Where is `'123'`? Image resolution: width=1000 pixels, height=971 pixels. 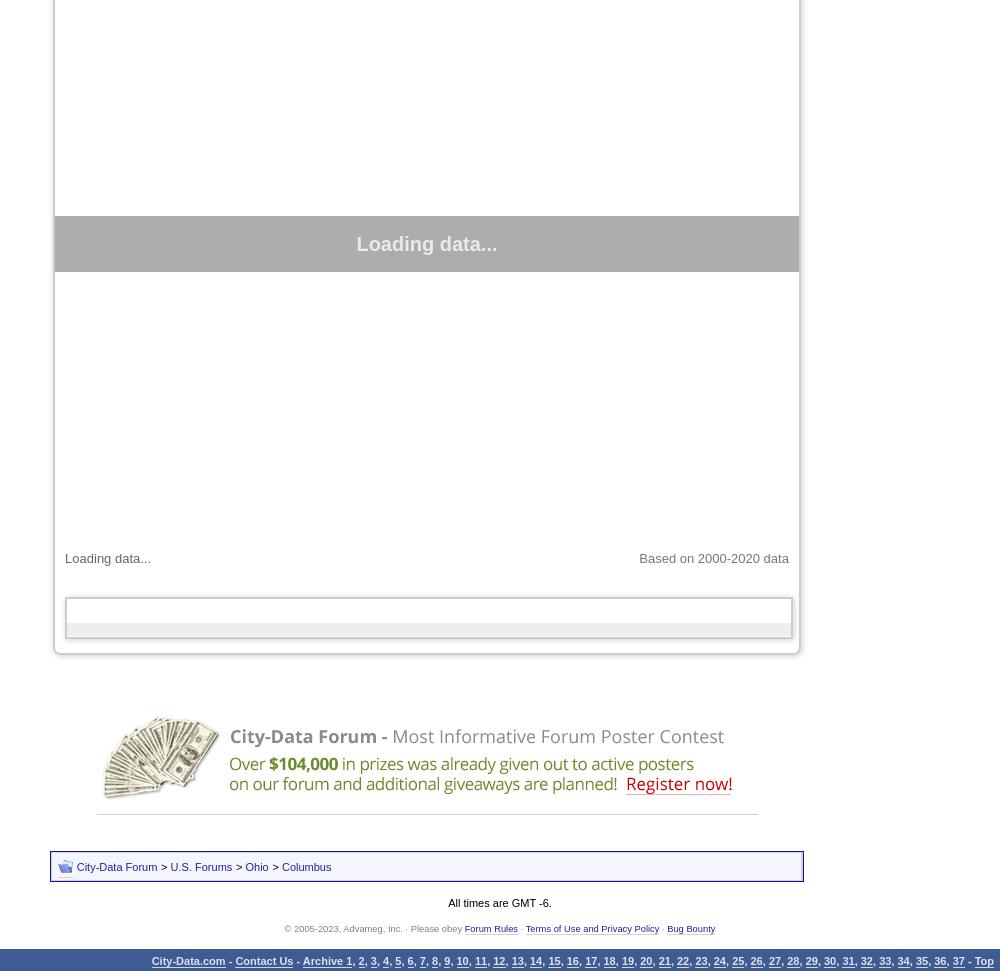 '123' is located at coordinates (76, 629).